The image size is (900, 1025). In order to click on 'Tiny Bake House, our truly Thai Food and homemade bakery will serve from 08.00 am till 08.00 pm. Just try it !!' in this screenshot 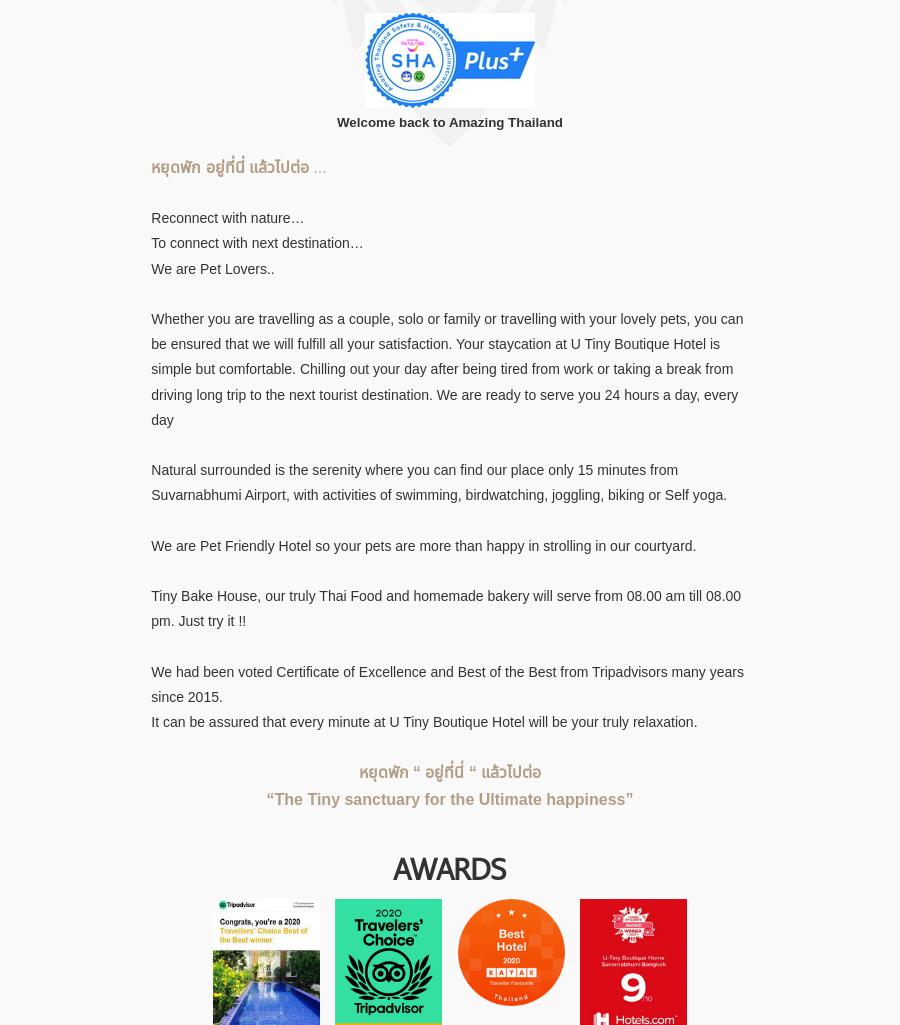, I will do `click(446, 607)`.